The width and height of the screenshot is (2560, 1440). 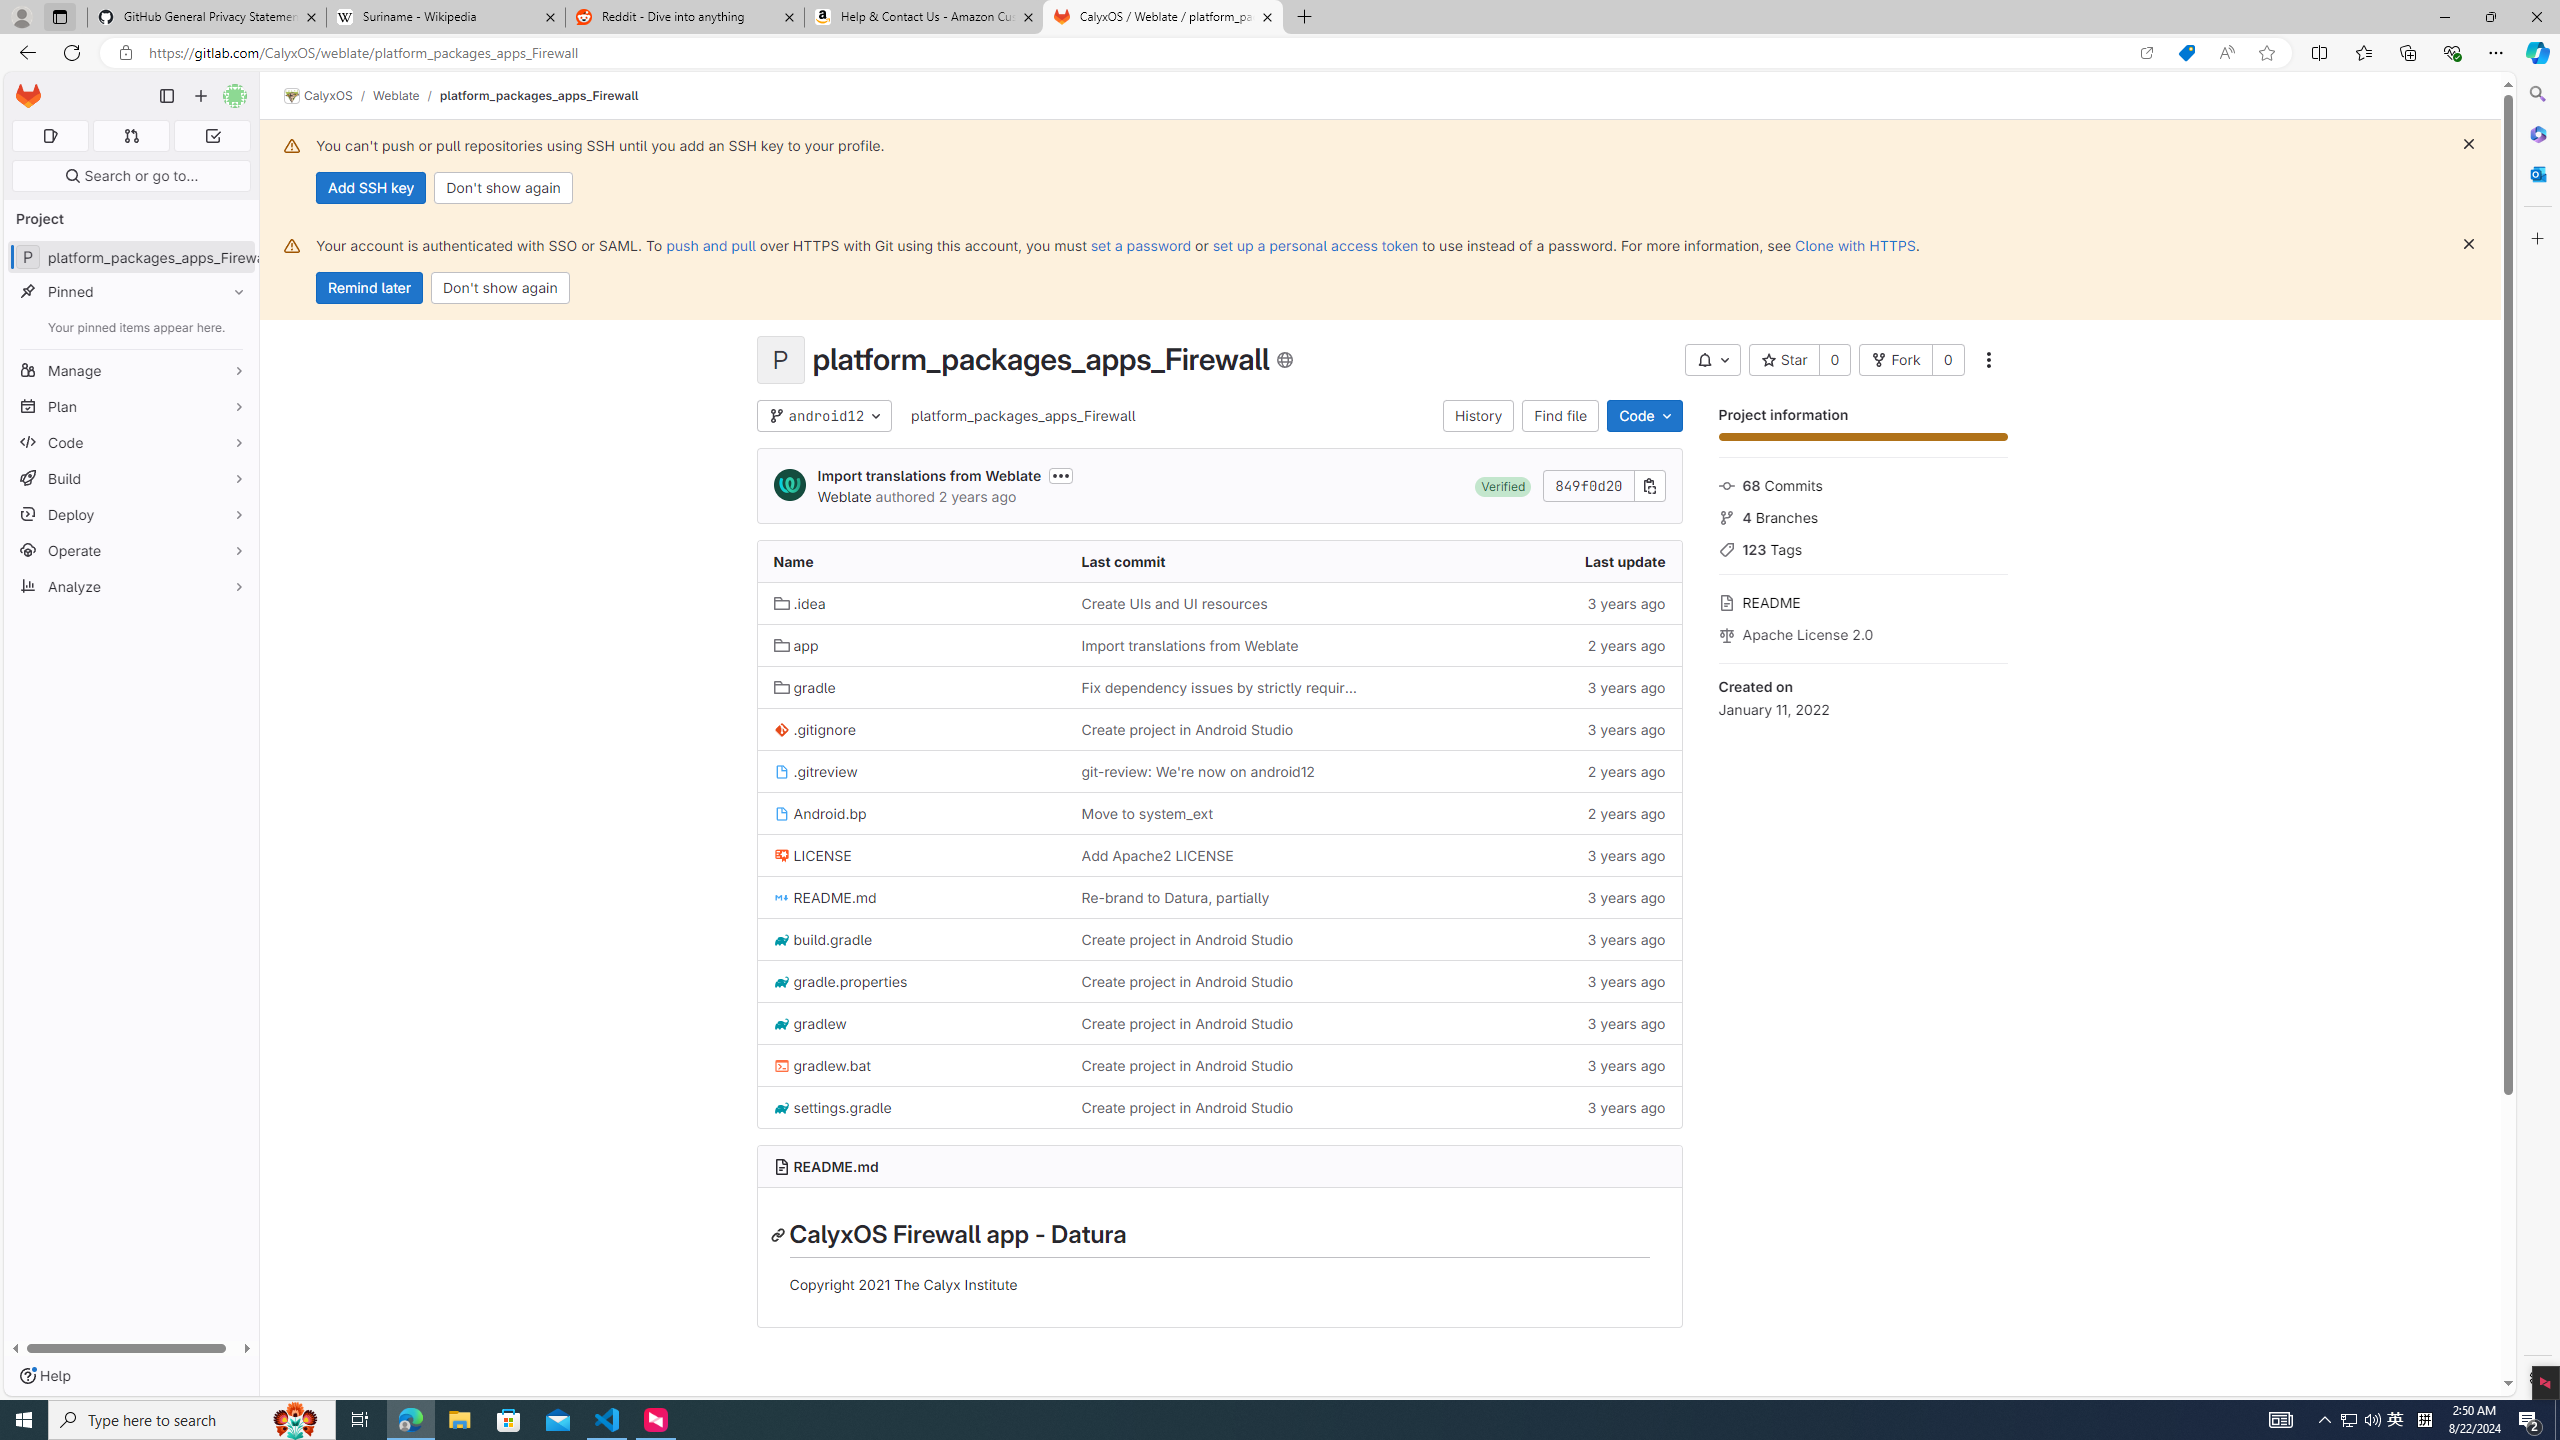 I want to click on 'Pinned', so click(x=130, y=291).